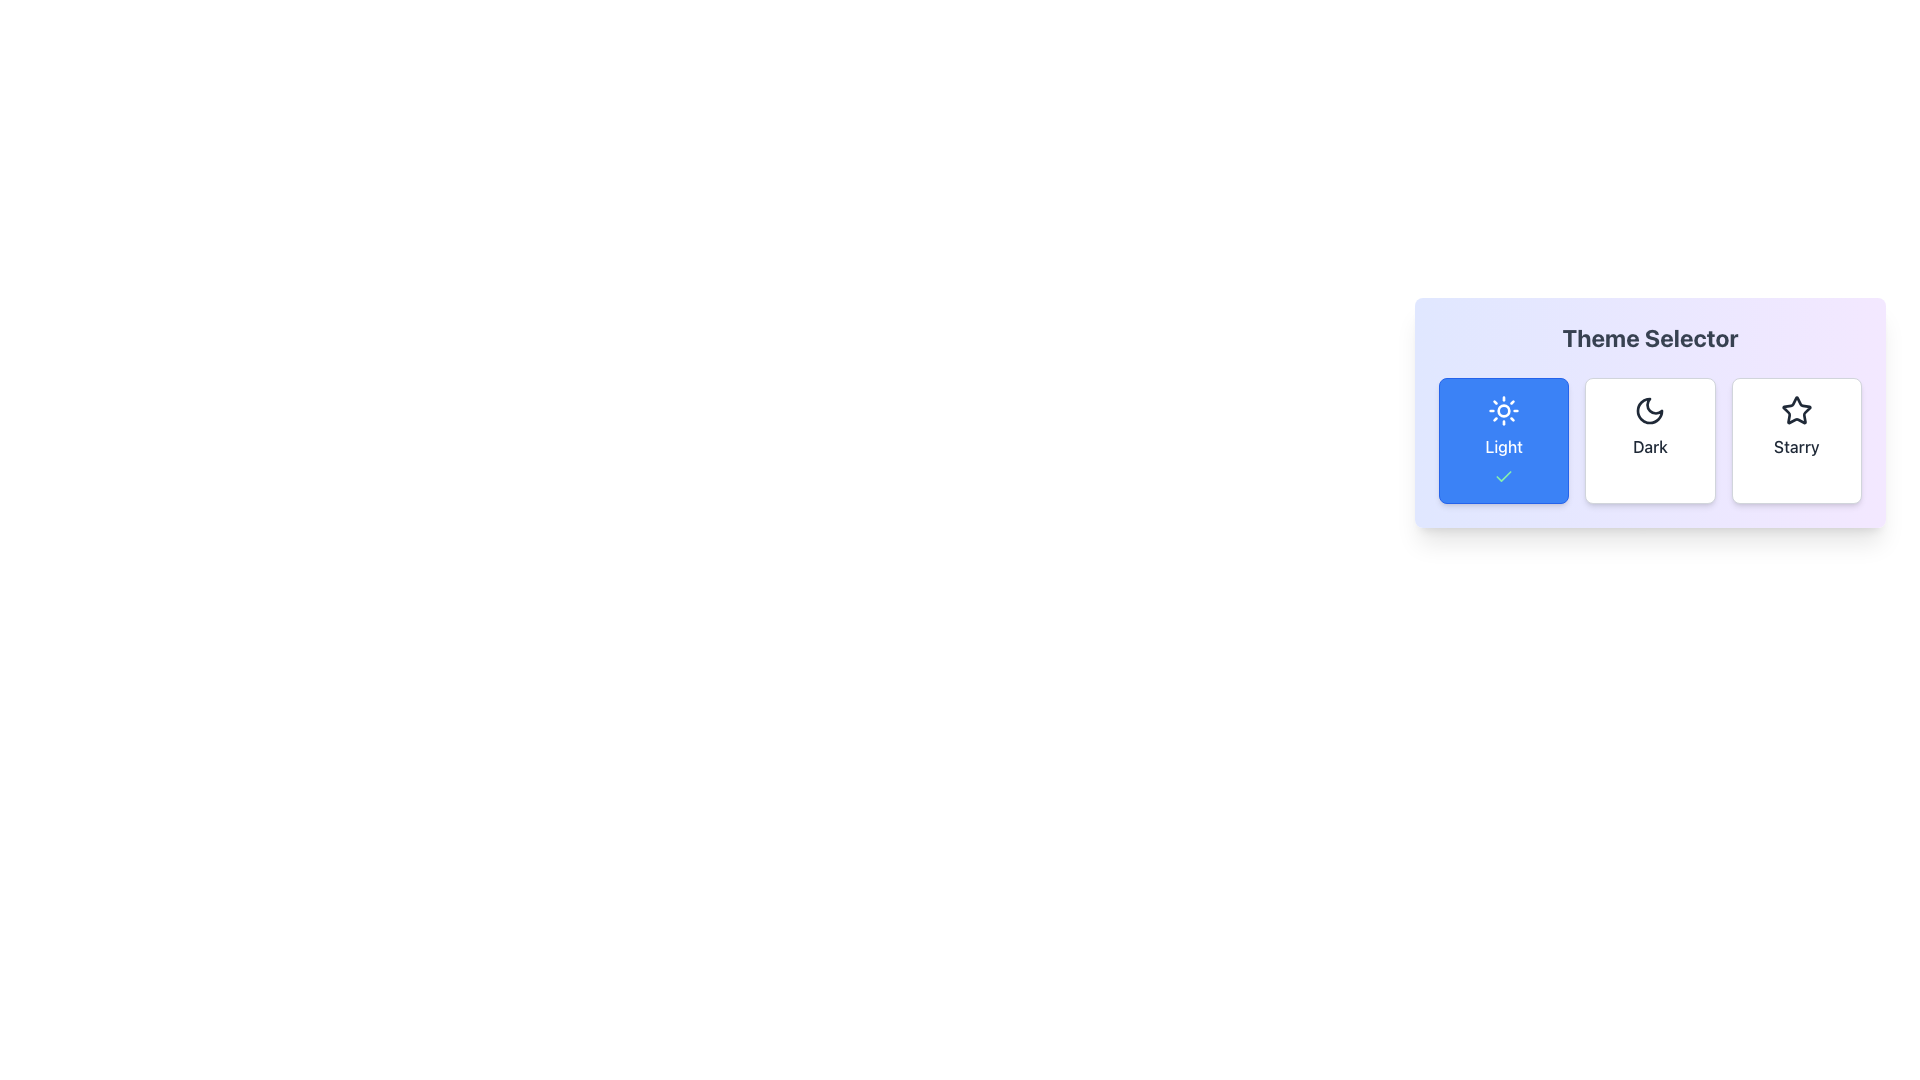 Image resolution: width=1920 pixels, height=1080 pixels. I want to click on the 'Light' theme button, which is a rectangular button with a blue background, white text, a sun icon above the text, and a green checkmark below, located in the 'Theme Selector' group, so click(1504, 439).